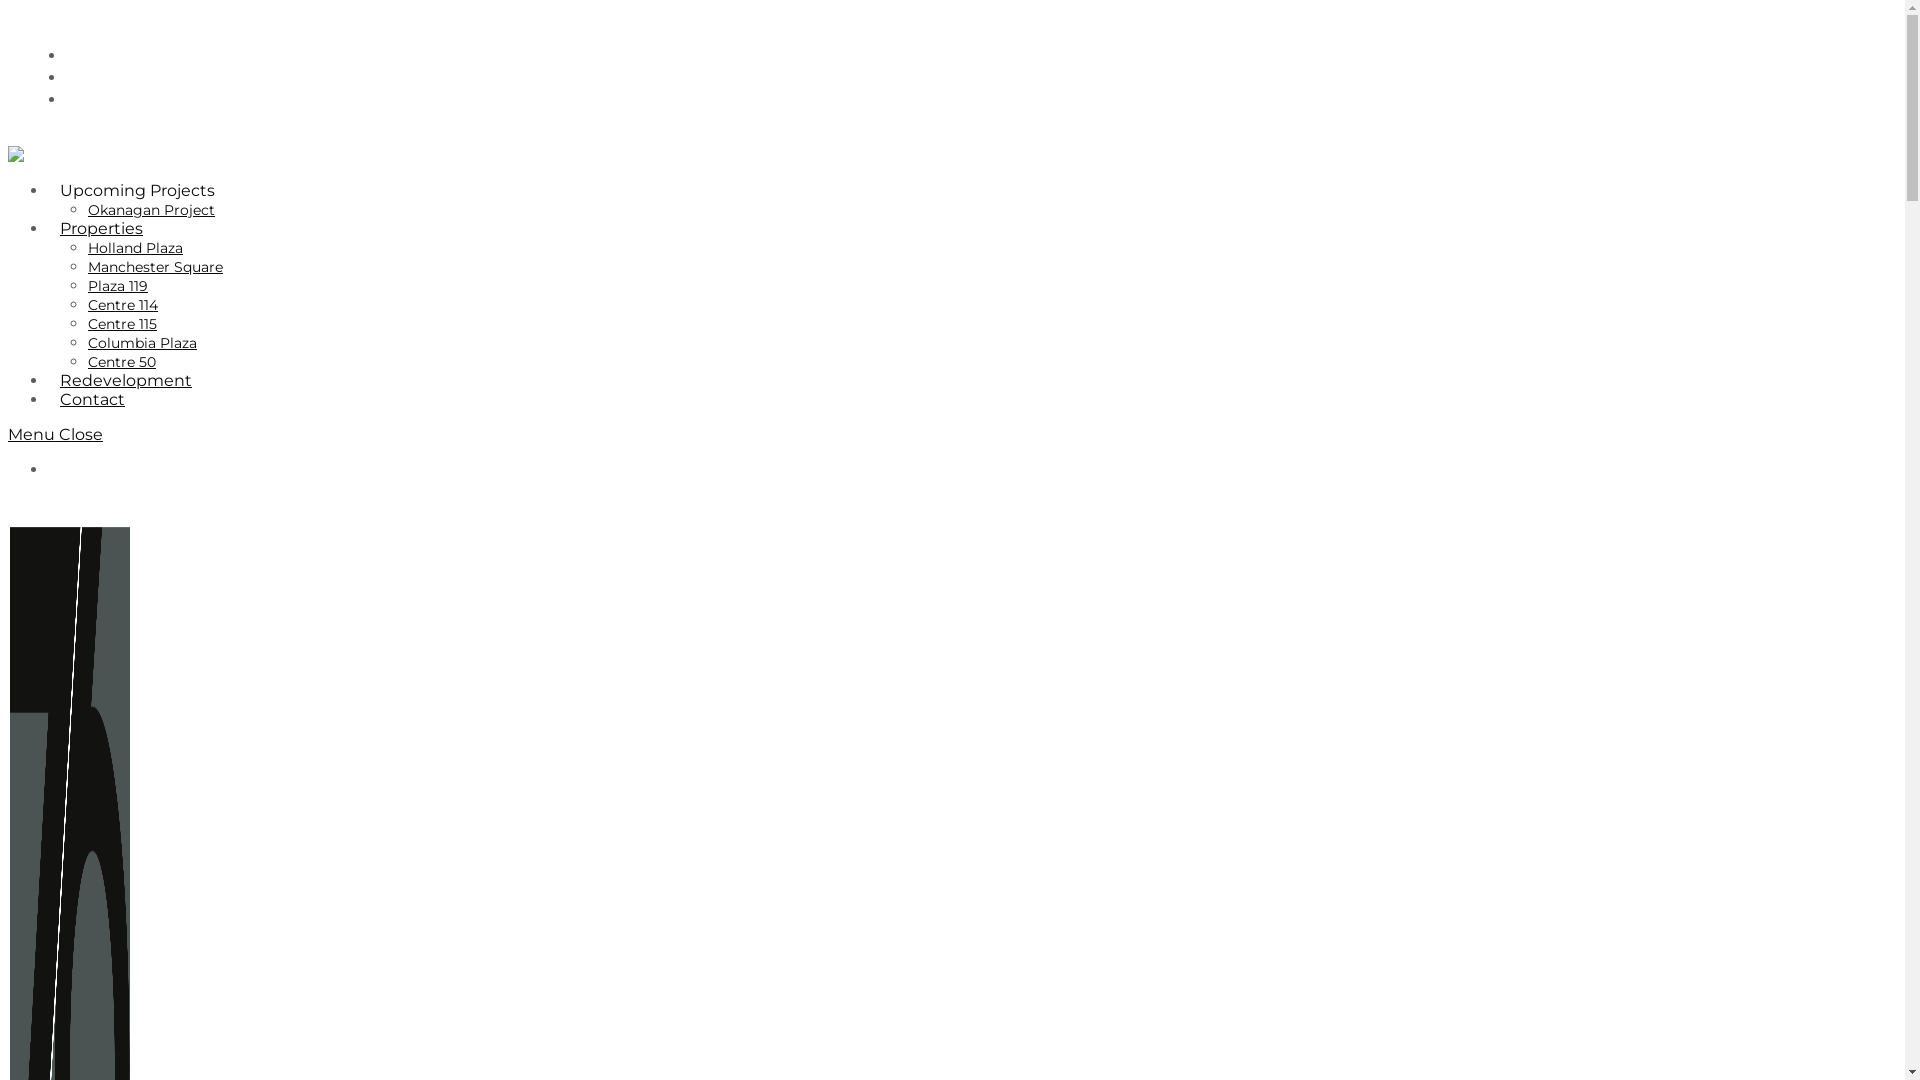 This screenshot has width=1920, height=1080. What do you see at coordinates (101, 469) in the screenshot?
I see `'780-705-8676'` at bounding box center [101, 469].